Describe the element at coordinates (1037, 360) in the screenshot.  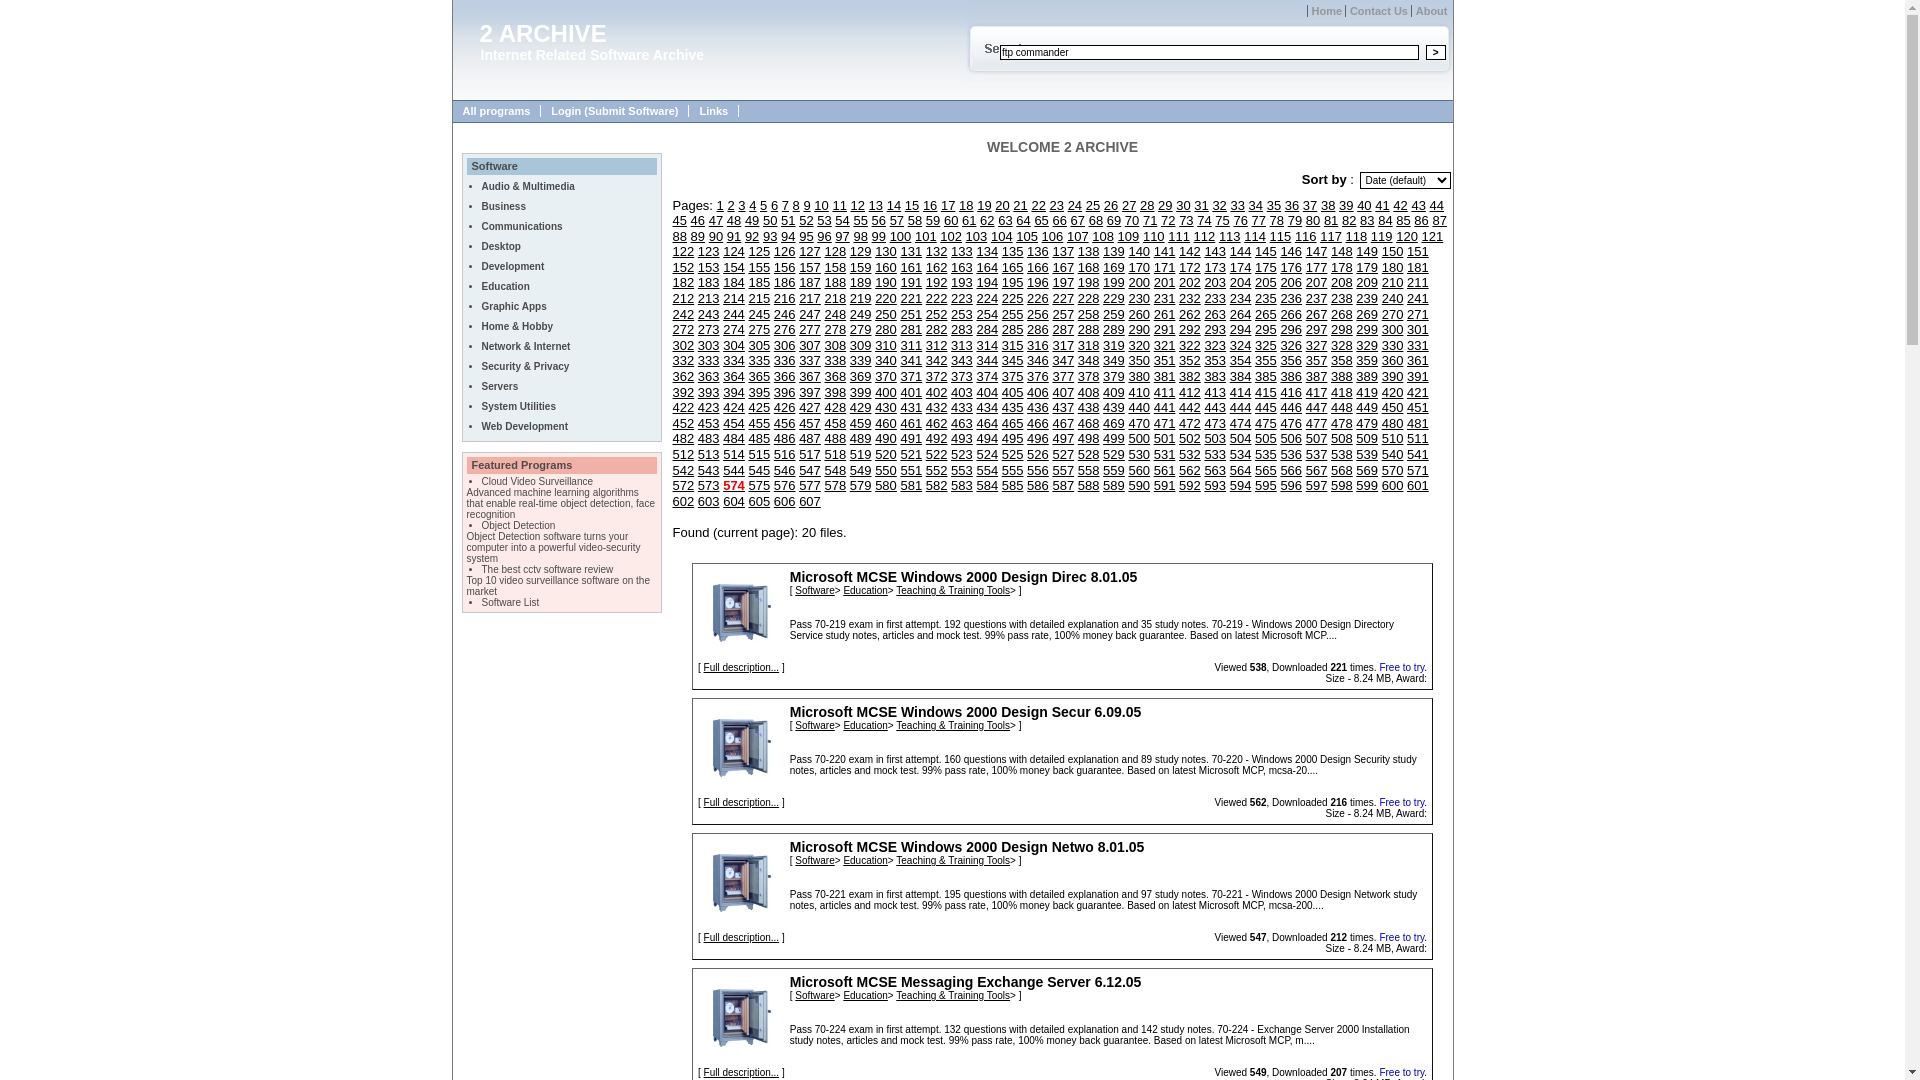
I see `'346'` at that location.